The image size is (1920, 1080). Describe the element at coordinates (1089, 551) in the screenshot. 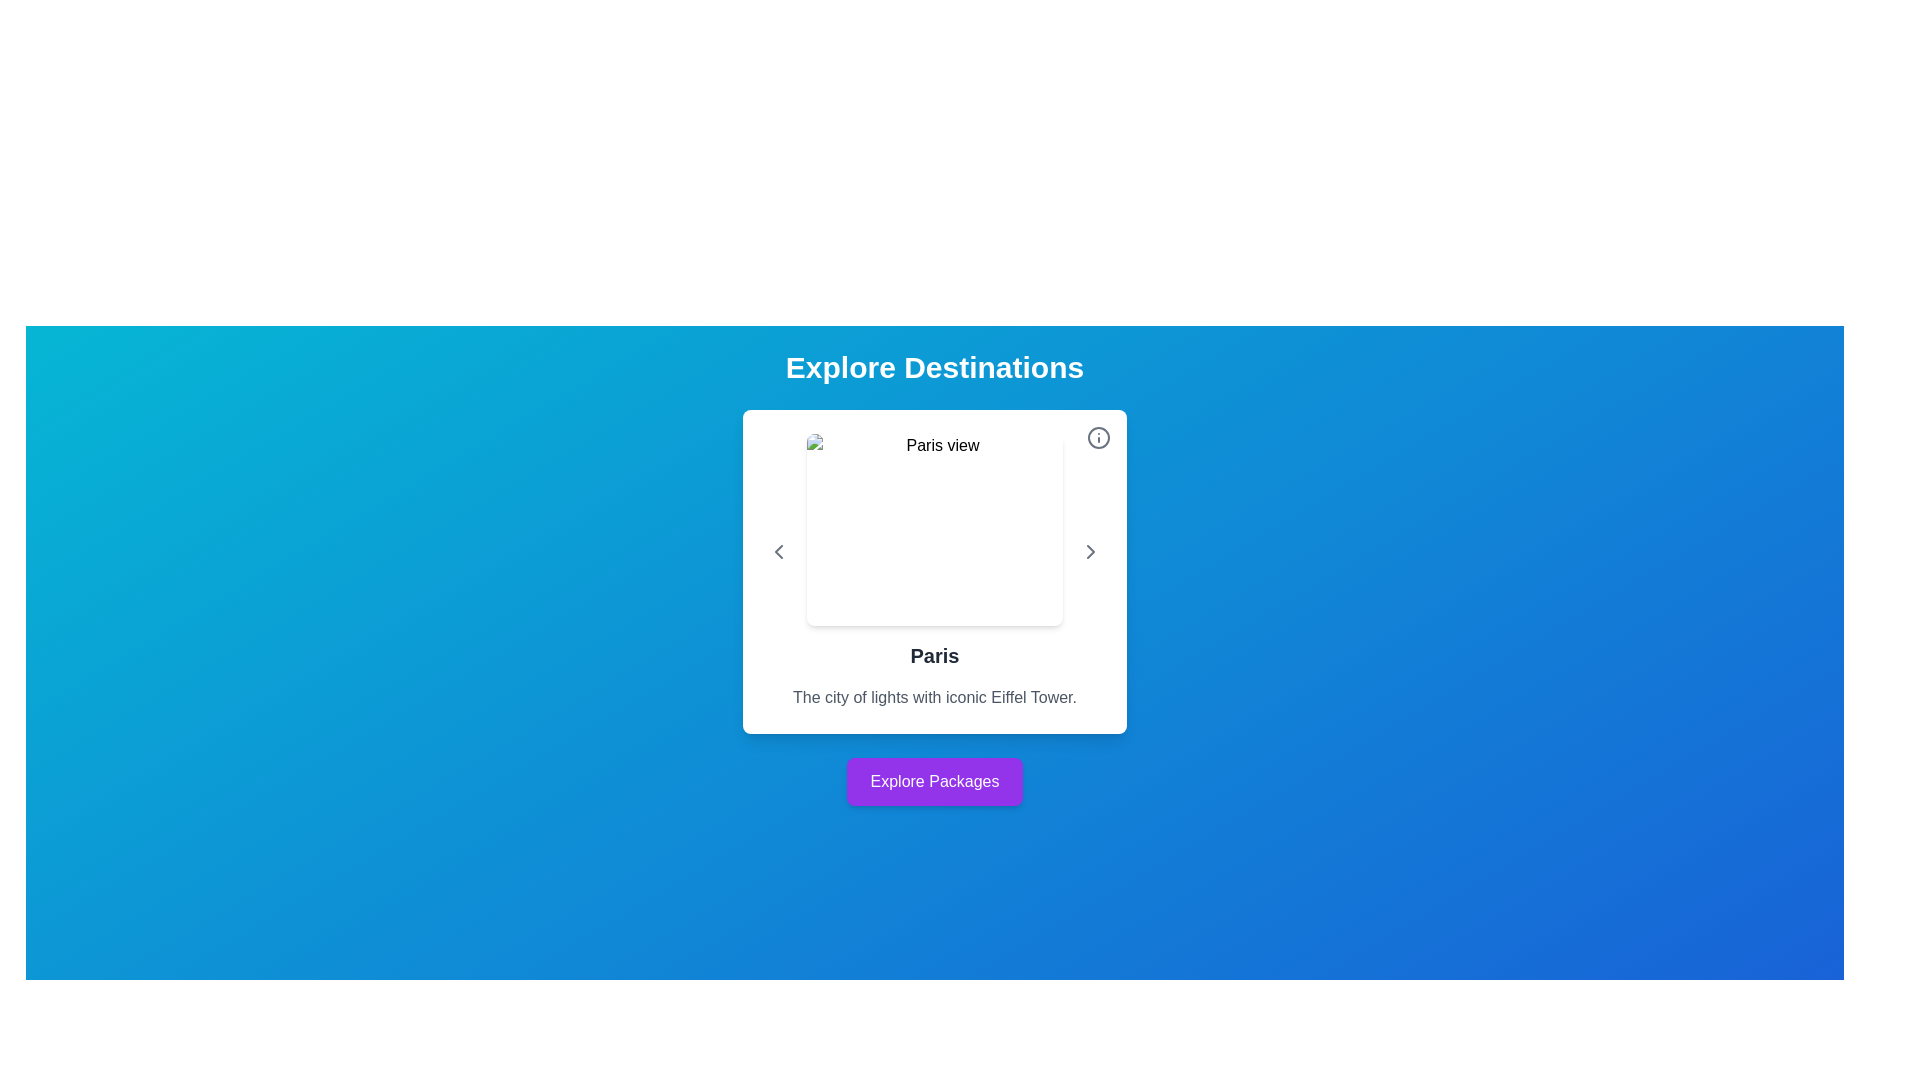

I see `the navigation button positioned to the far right of the horizontal component set` at that location.